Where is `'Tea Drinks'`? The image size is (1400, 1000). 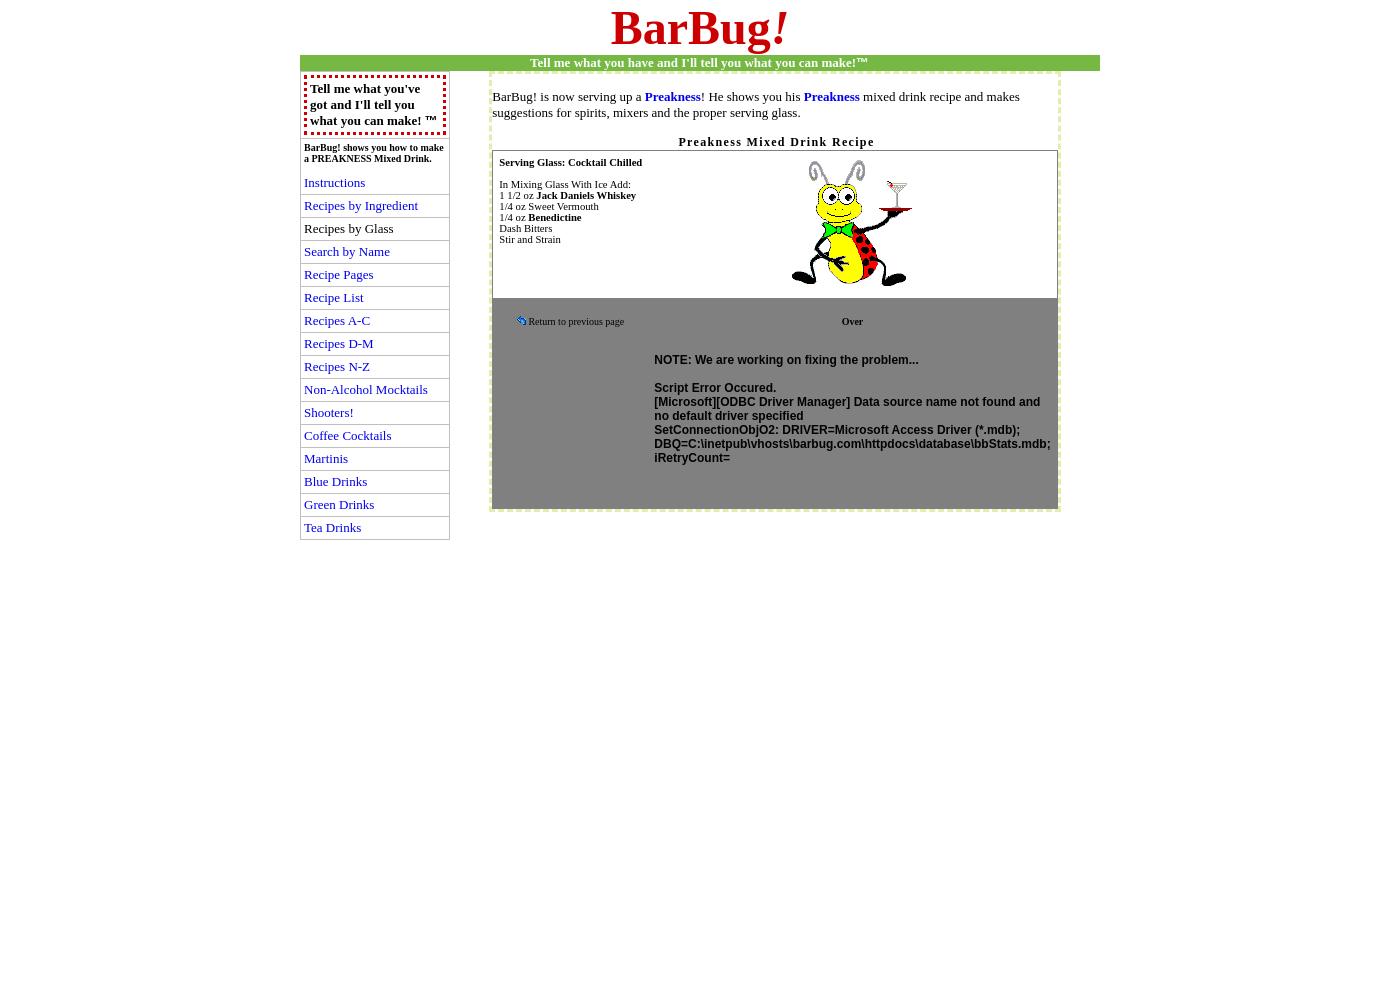 'Tea Drinks' is located at coordinates (303, 527).